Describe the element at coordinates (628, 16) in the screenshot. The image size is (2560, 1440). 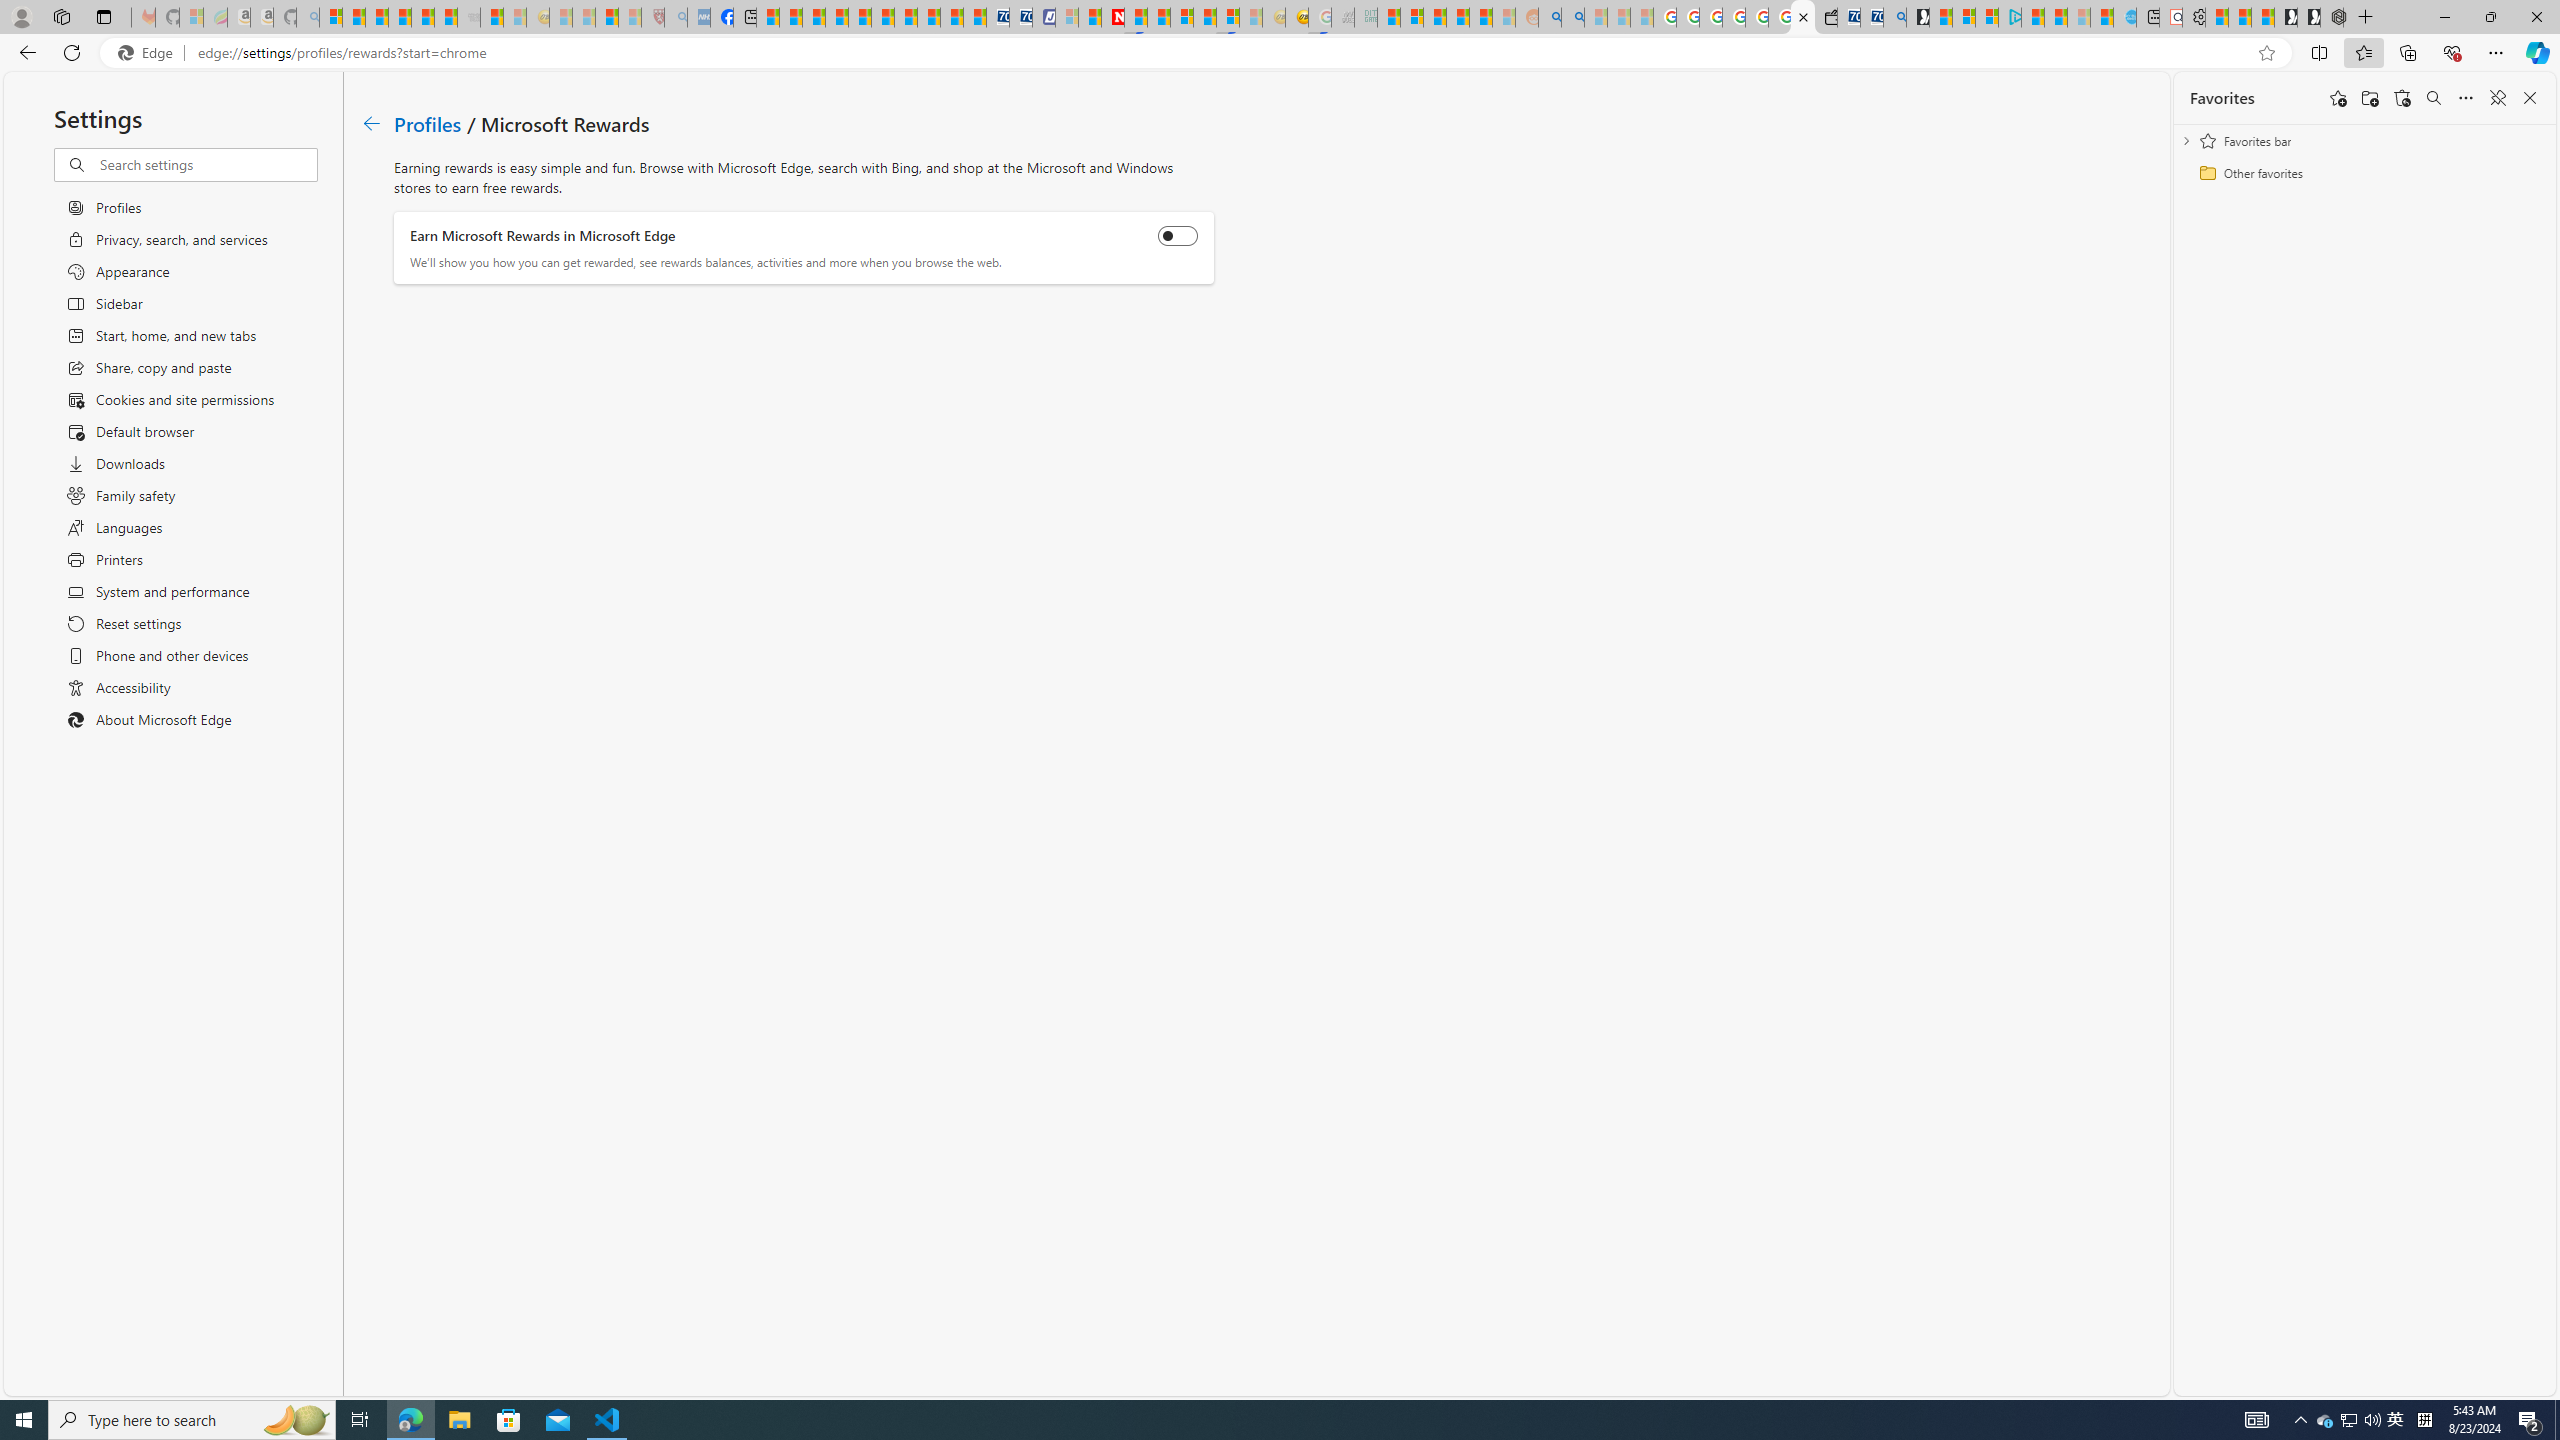
I see `'12 Popular Science Lies that Must be Corrected - Sleeping'` at that location.